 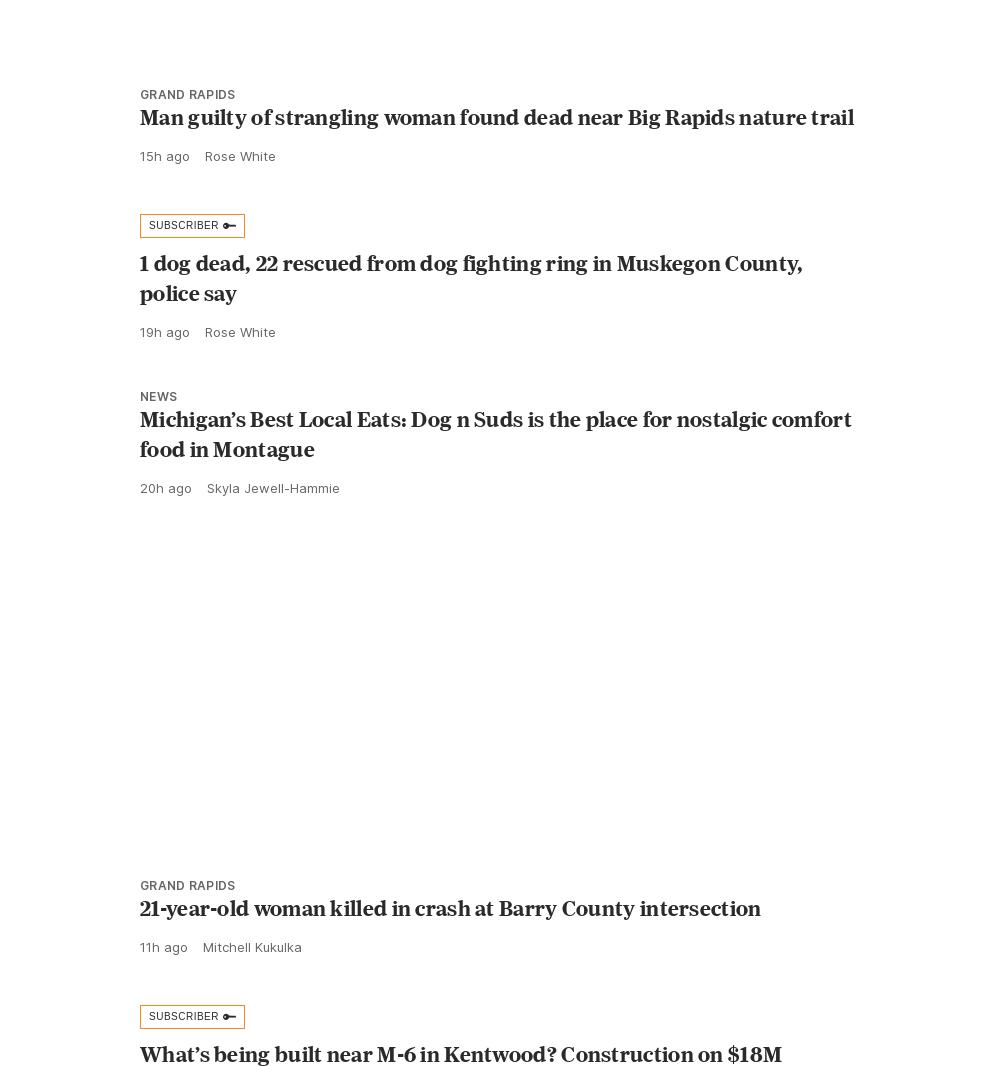 What do you see at coordinates (184, 269) in the screenshot?
I see `'Subscriber'` at bounding box center [184, 269].